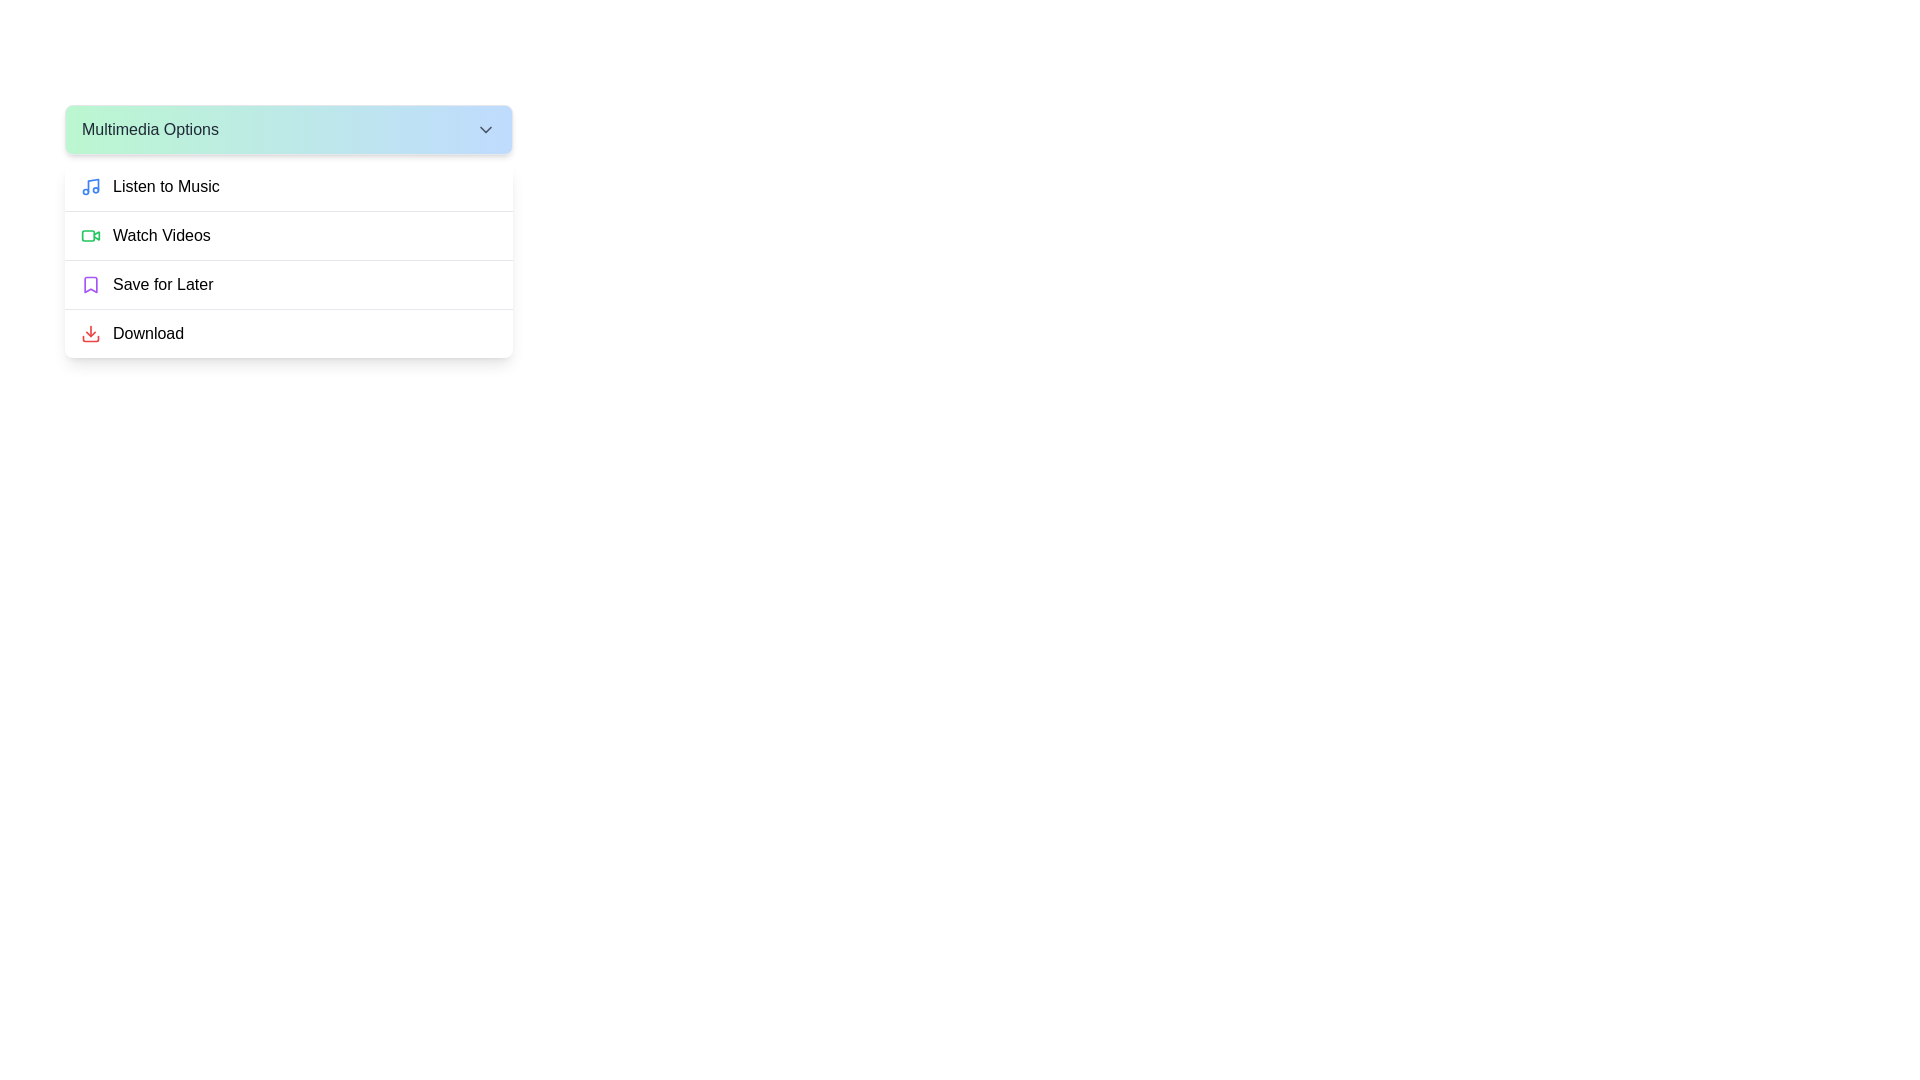  Describe the element at coordinates (87, 234) in the screenshot. I see `the solid rectangular component with slightly rounded corners within the video camera icon, which is positioned slightly to the left and towards the center of the icon` at that location.